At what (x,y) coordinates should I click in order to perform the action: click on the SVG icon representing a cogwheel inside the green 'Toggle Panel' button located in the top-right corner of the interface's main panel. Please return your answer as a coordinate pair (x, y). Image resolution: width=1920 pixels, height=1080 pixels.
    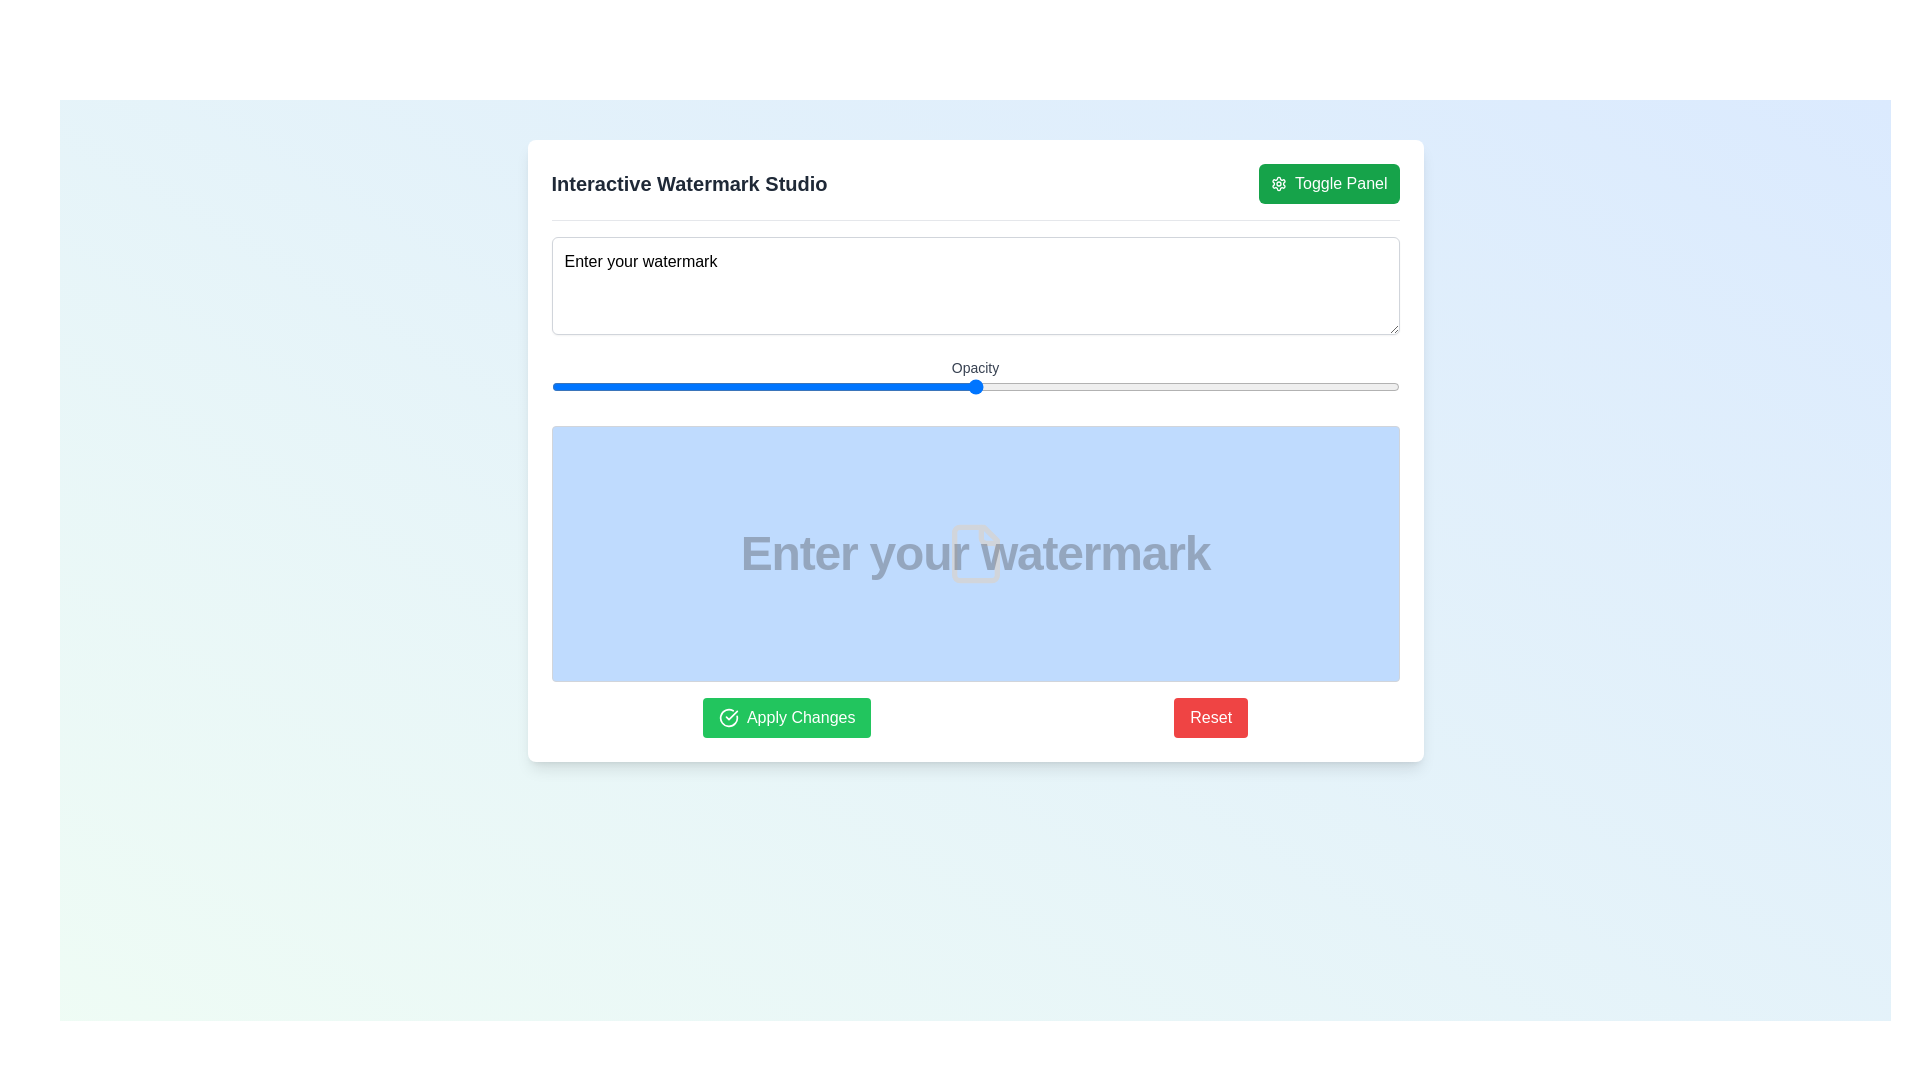
    Looking at the image, I should click on (1277, 184).